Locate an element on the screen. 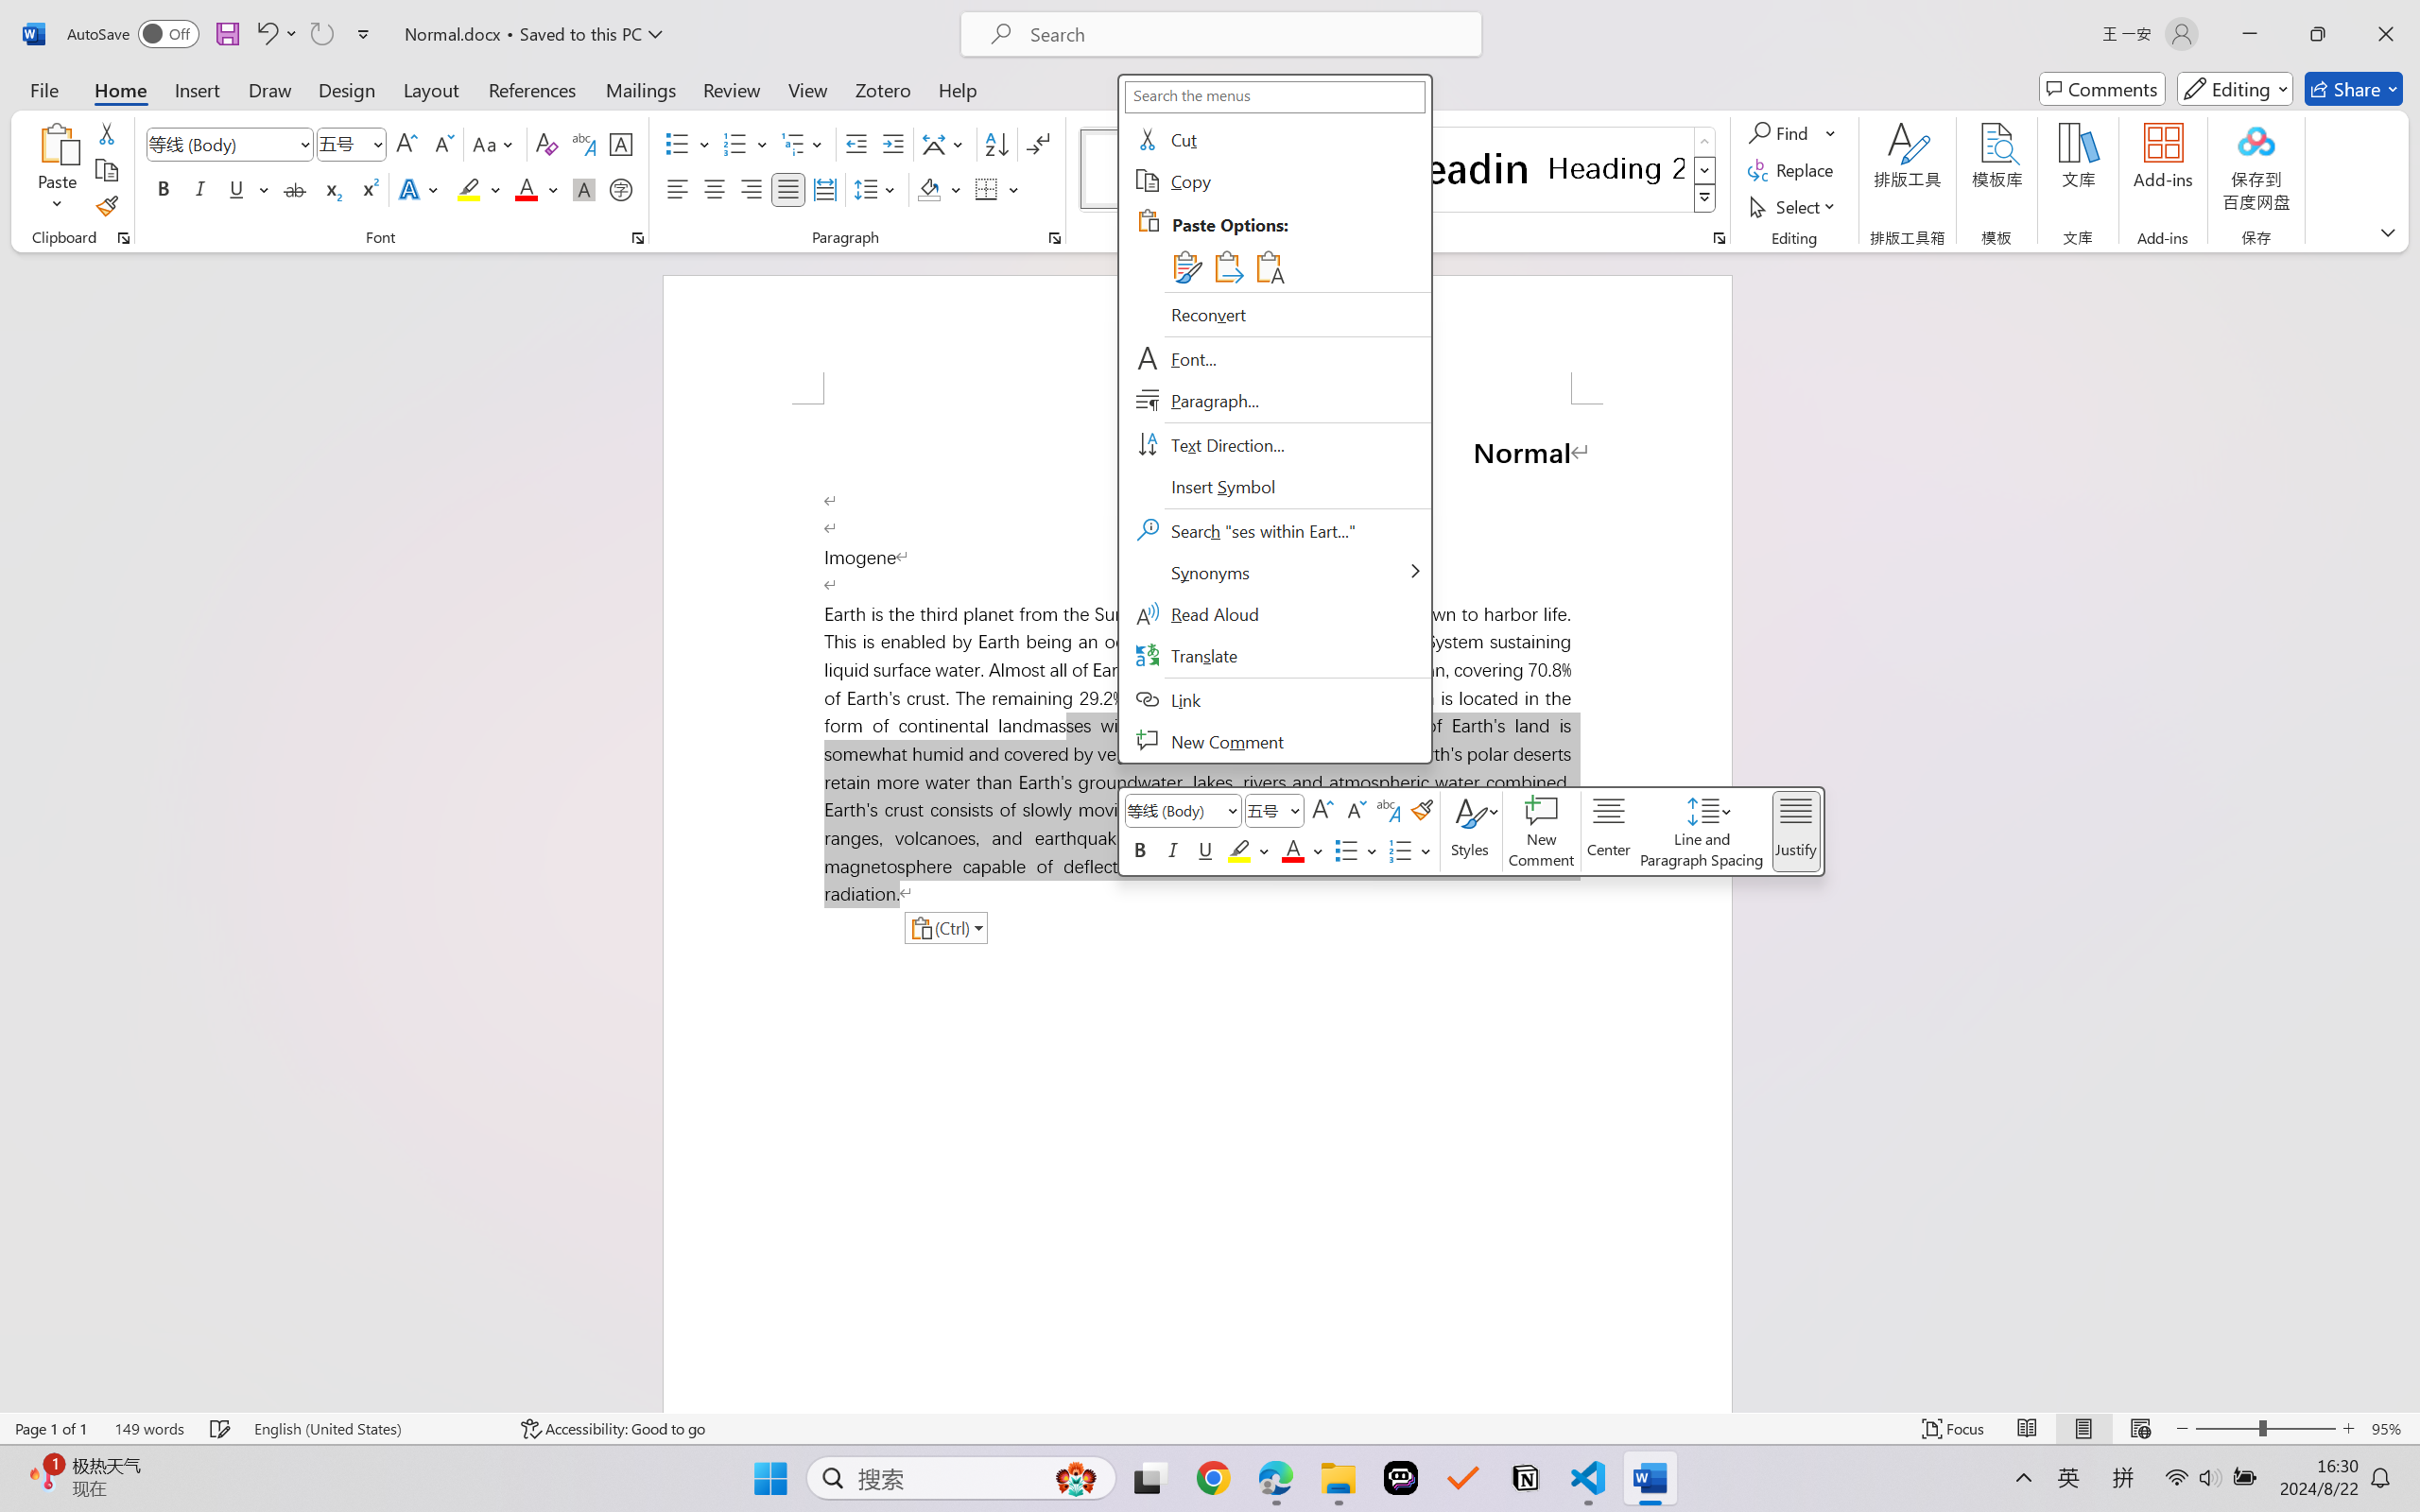 This screenshot has width=2420, height=1512. 'Class: MsoCommandBar' is located at coordinates (1210, 1428).